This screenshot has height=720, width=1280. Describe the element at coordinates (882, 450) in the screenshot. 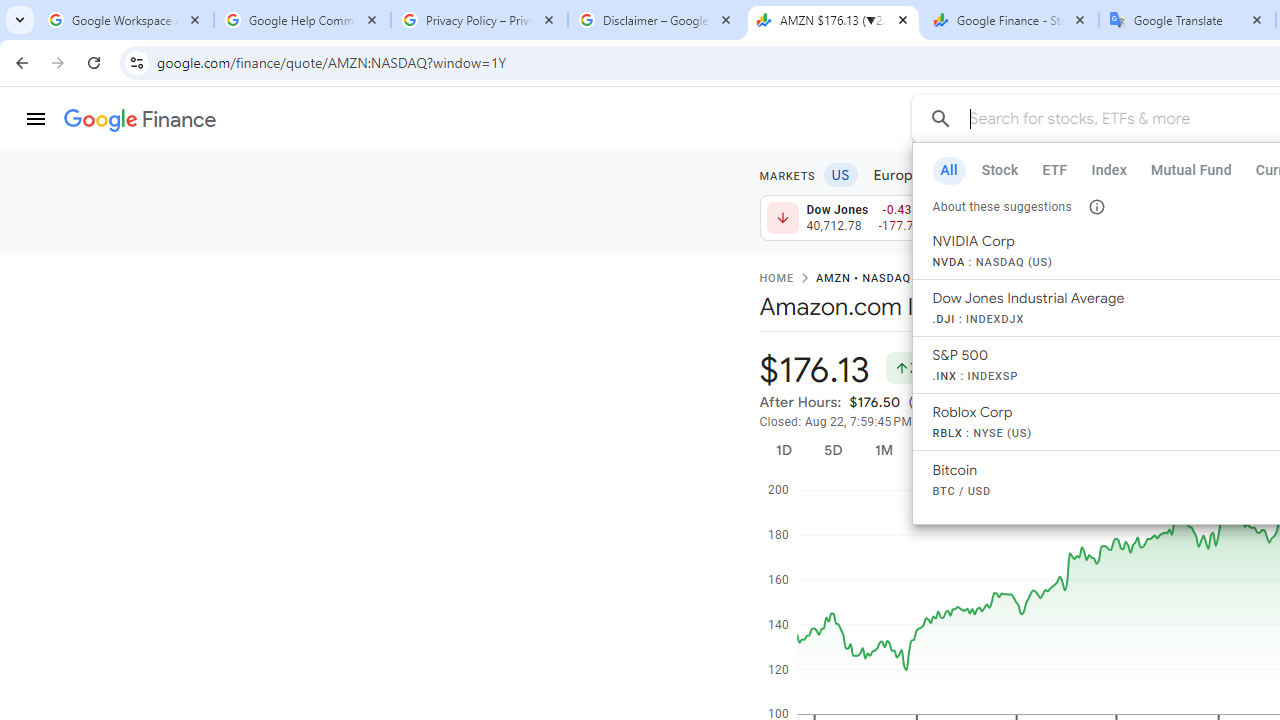

I see `'1M'` at that location.